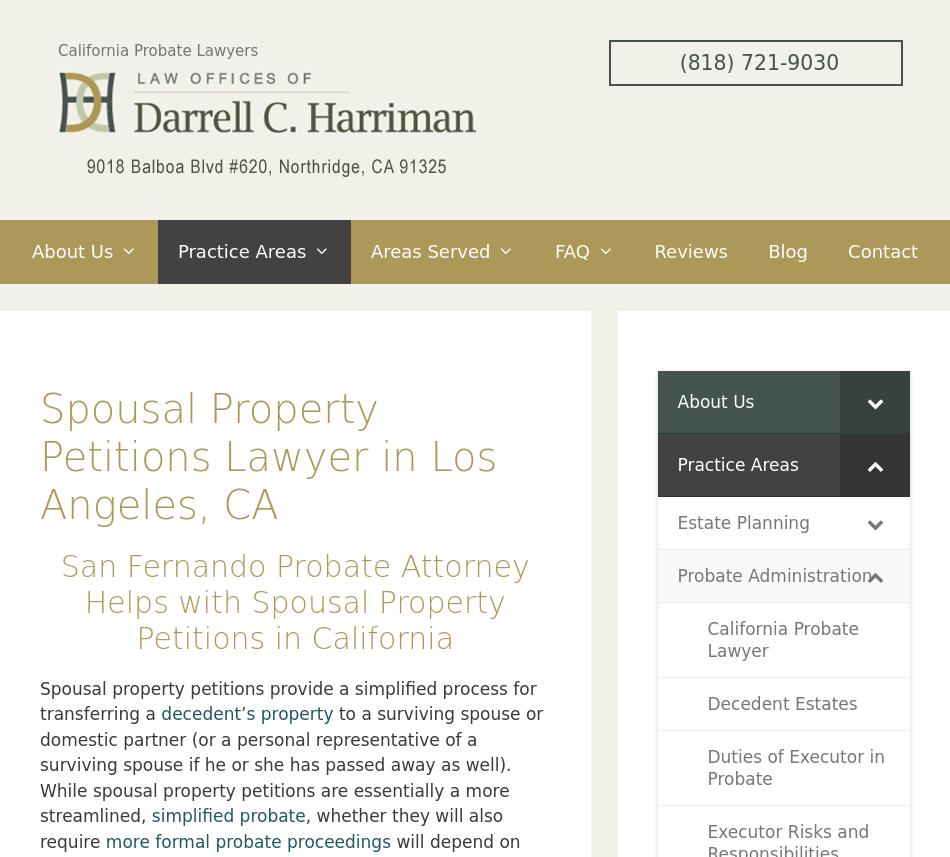  What do you see at coordinates (882, 250) in the screenshot?
I see `'Contact'` at bounding box center [882, 250].